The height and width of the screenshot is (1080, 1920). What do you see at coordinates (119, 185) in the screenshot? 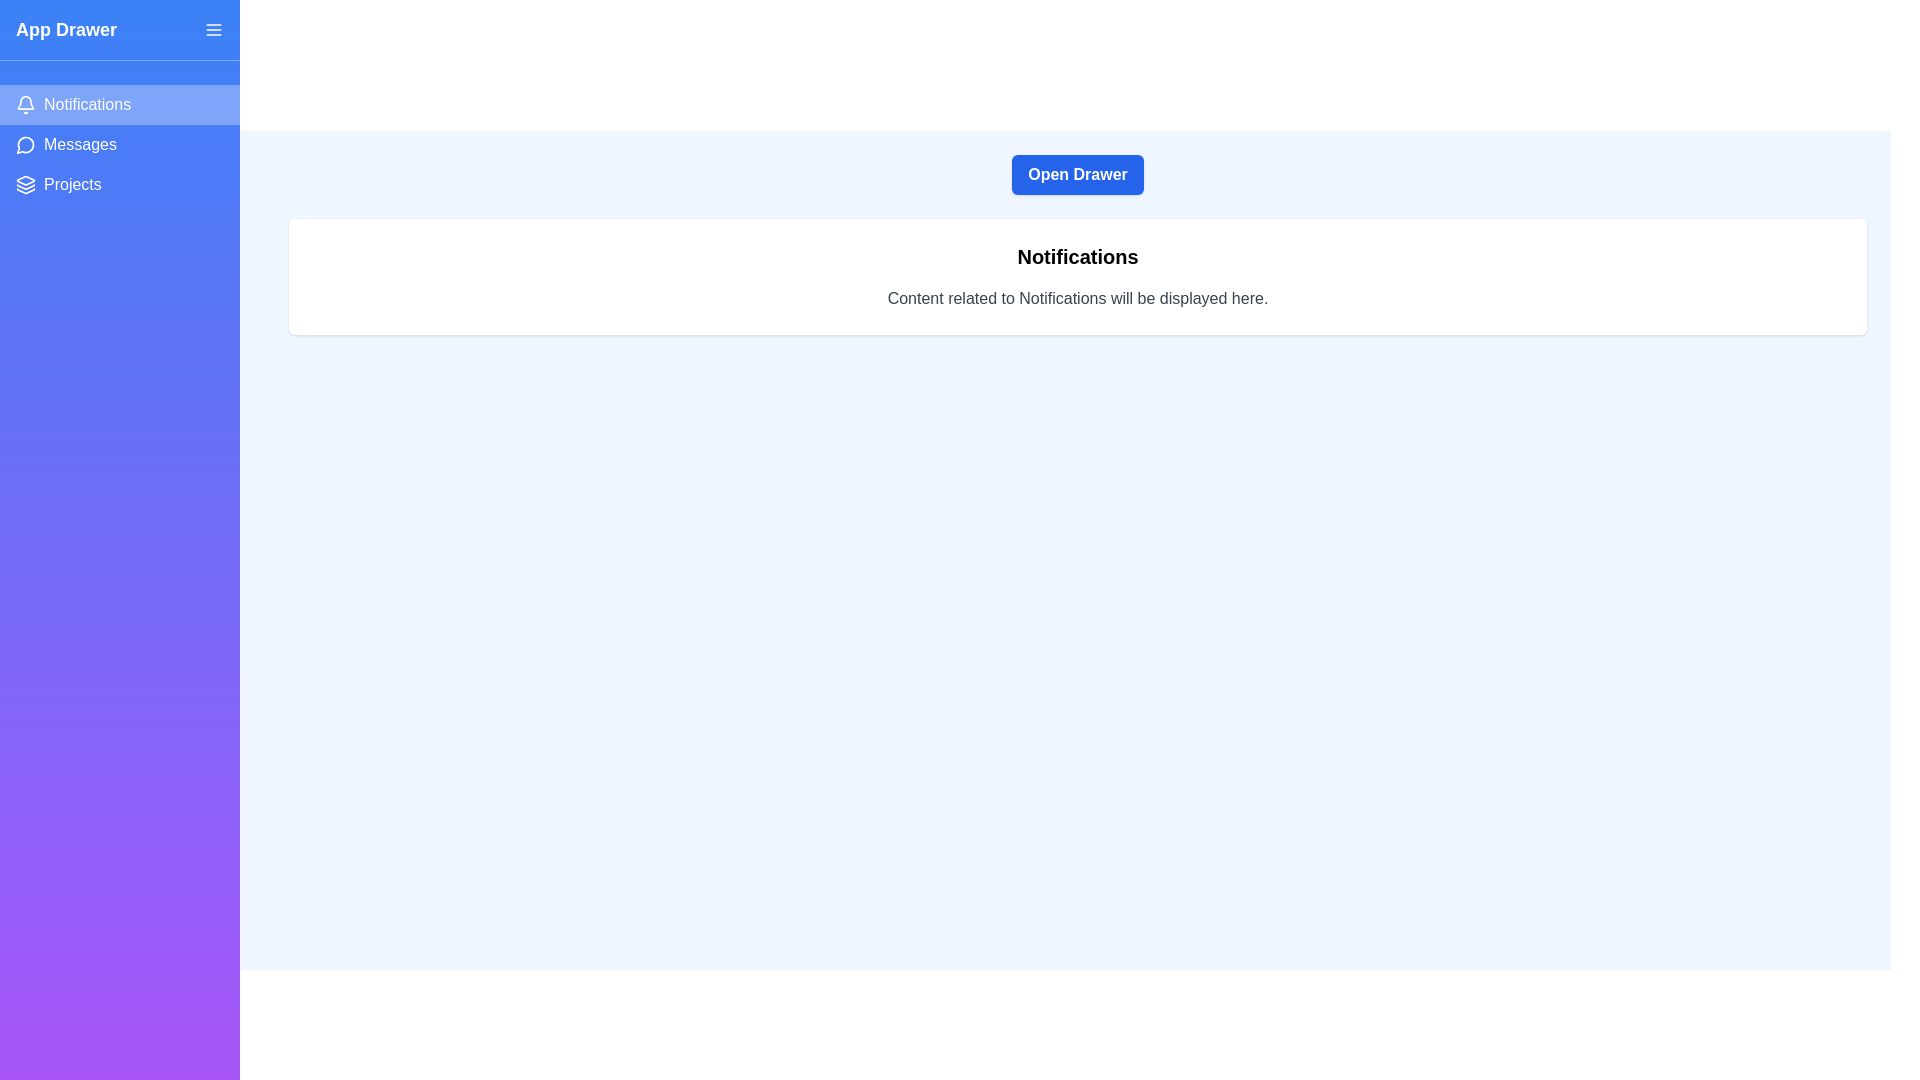
I see `the sidebar option Projects` at bounding box center [119, 185].